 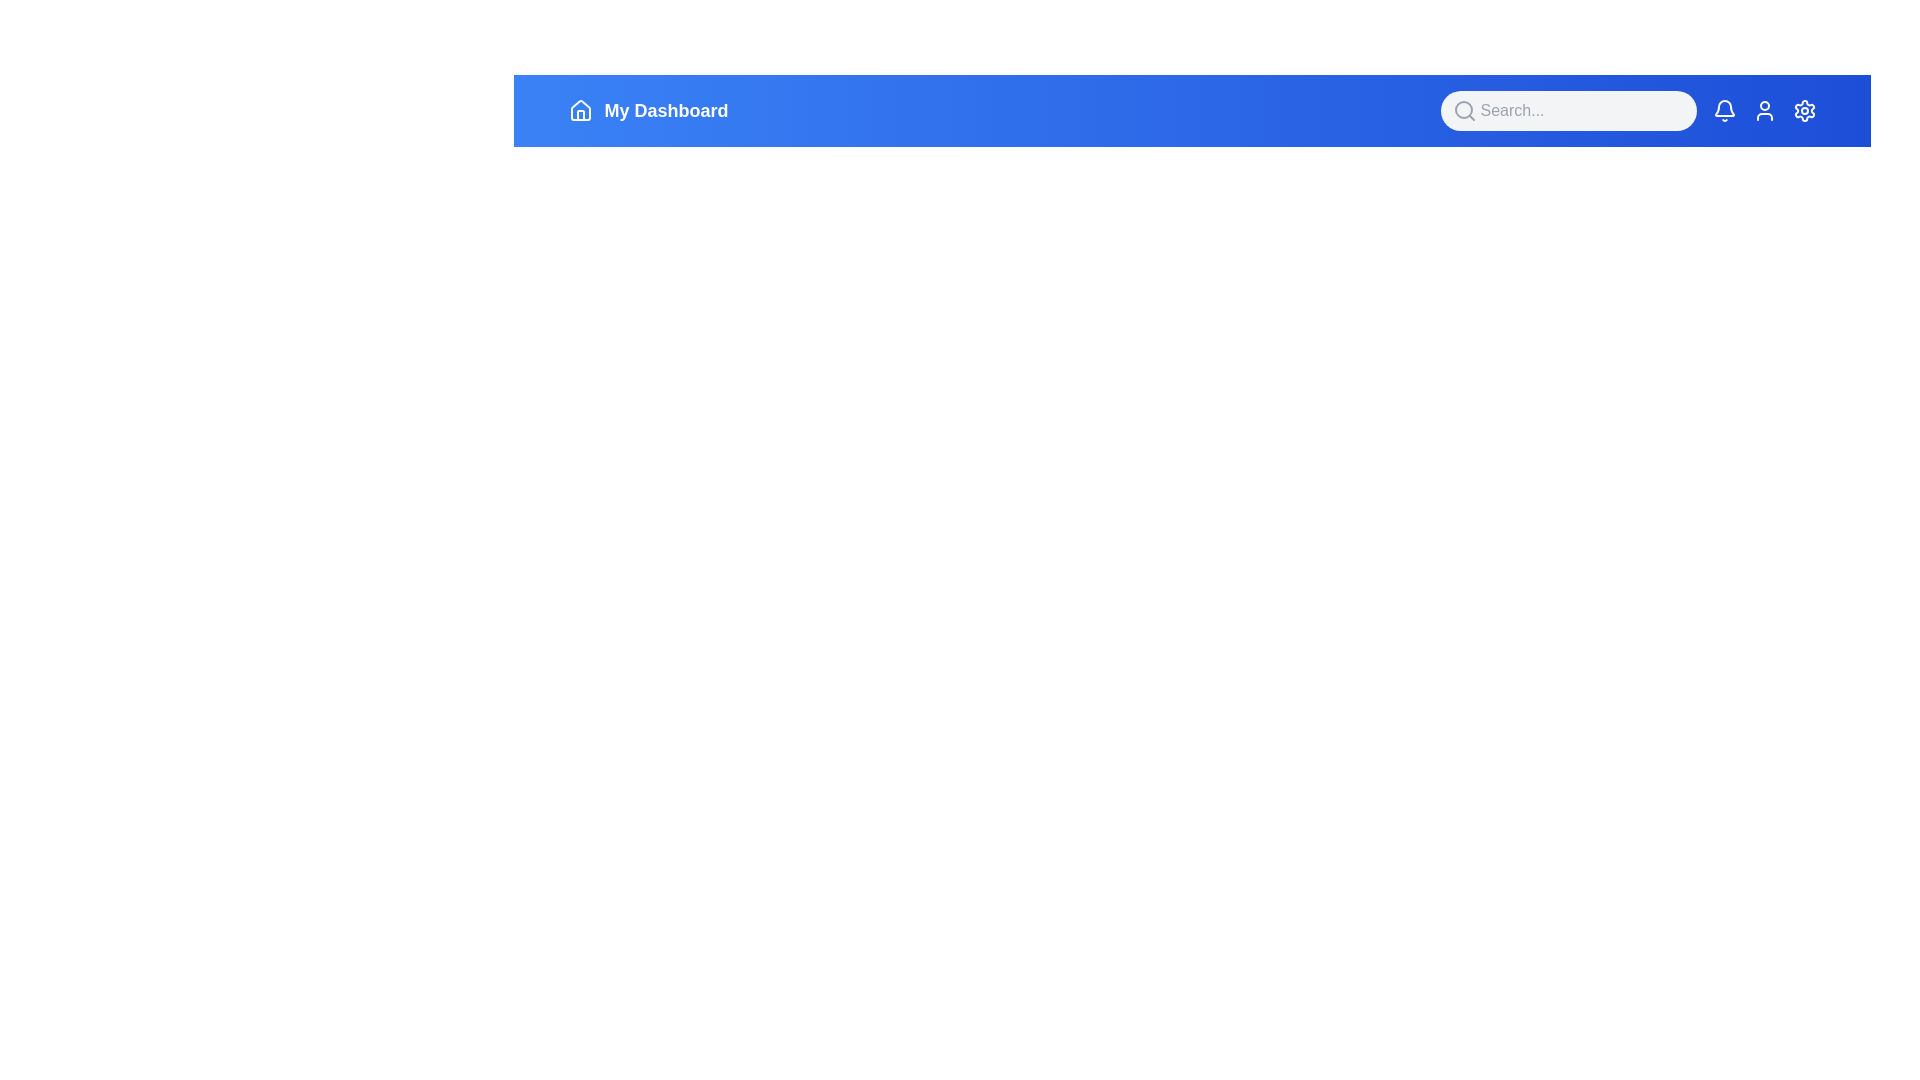 What do you see at coordinates (1804, 111) in the screenshot?
I see `the settings icon to open the settings menu` at bounding box center [1804, 111].